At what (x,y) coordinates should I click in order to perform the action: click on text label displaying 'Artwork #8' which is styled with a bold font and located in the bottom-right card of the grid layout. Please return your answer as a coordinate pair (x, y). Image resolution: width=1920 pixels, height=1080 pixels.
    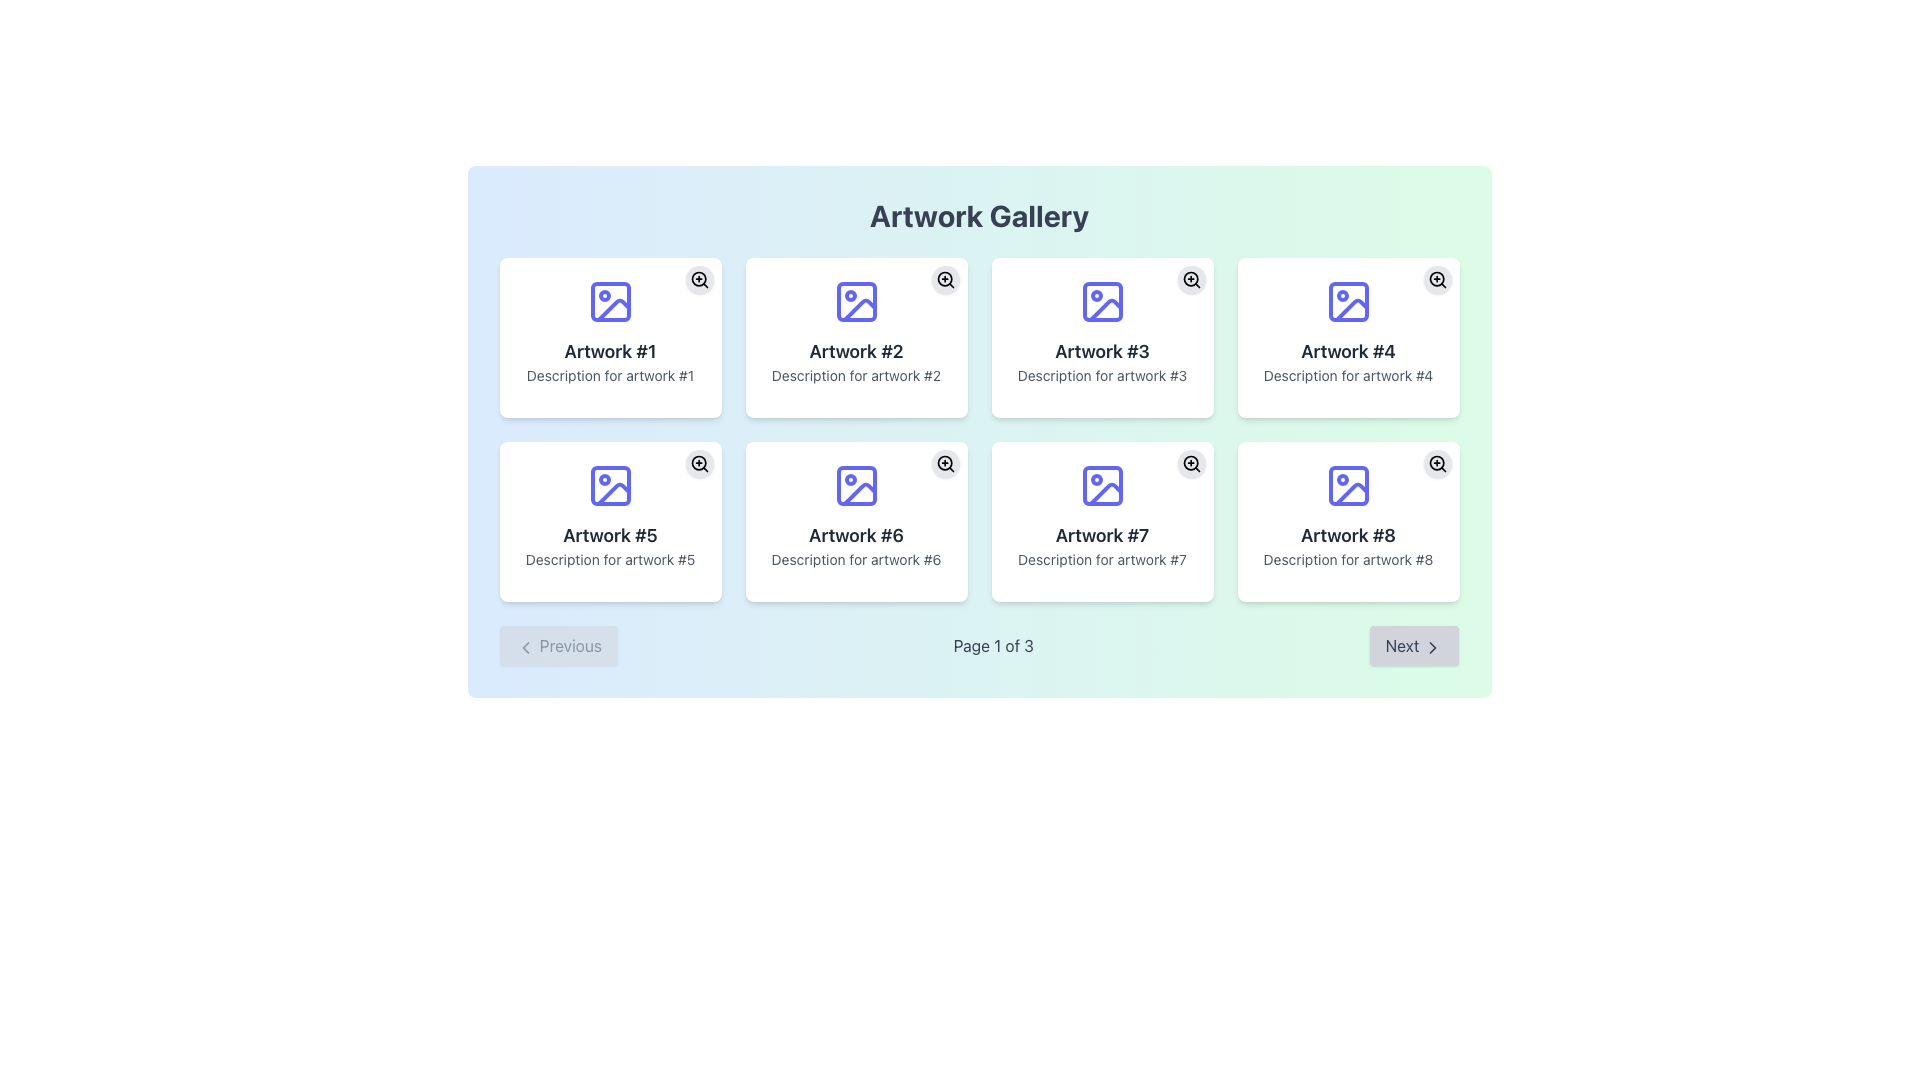
    Looking at the image, I should click on (1348, 535).